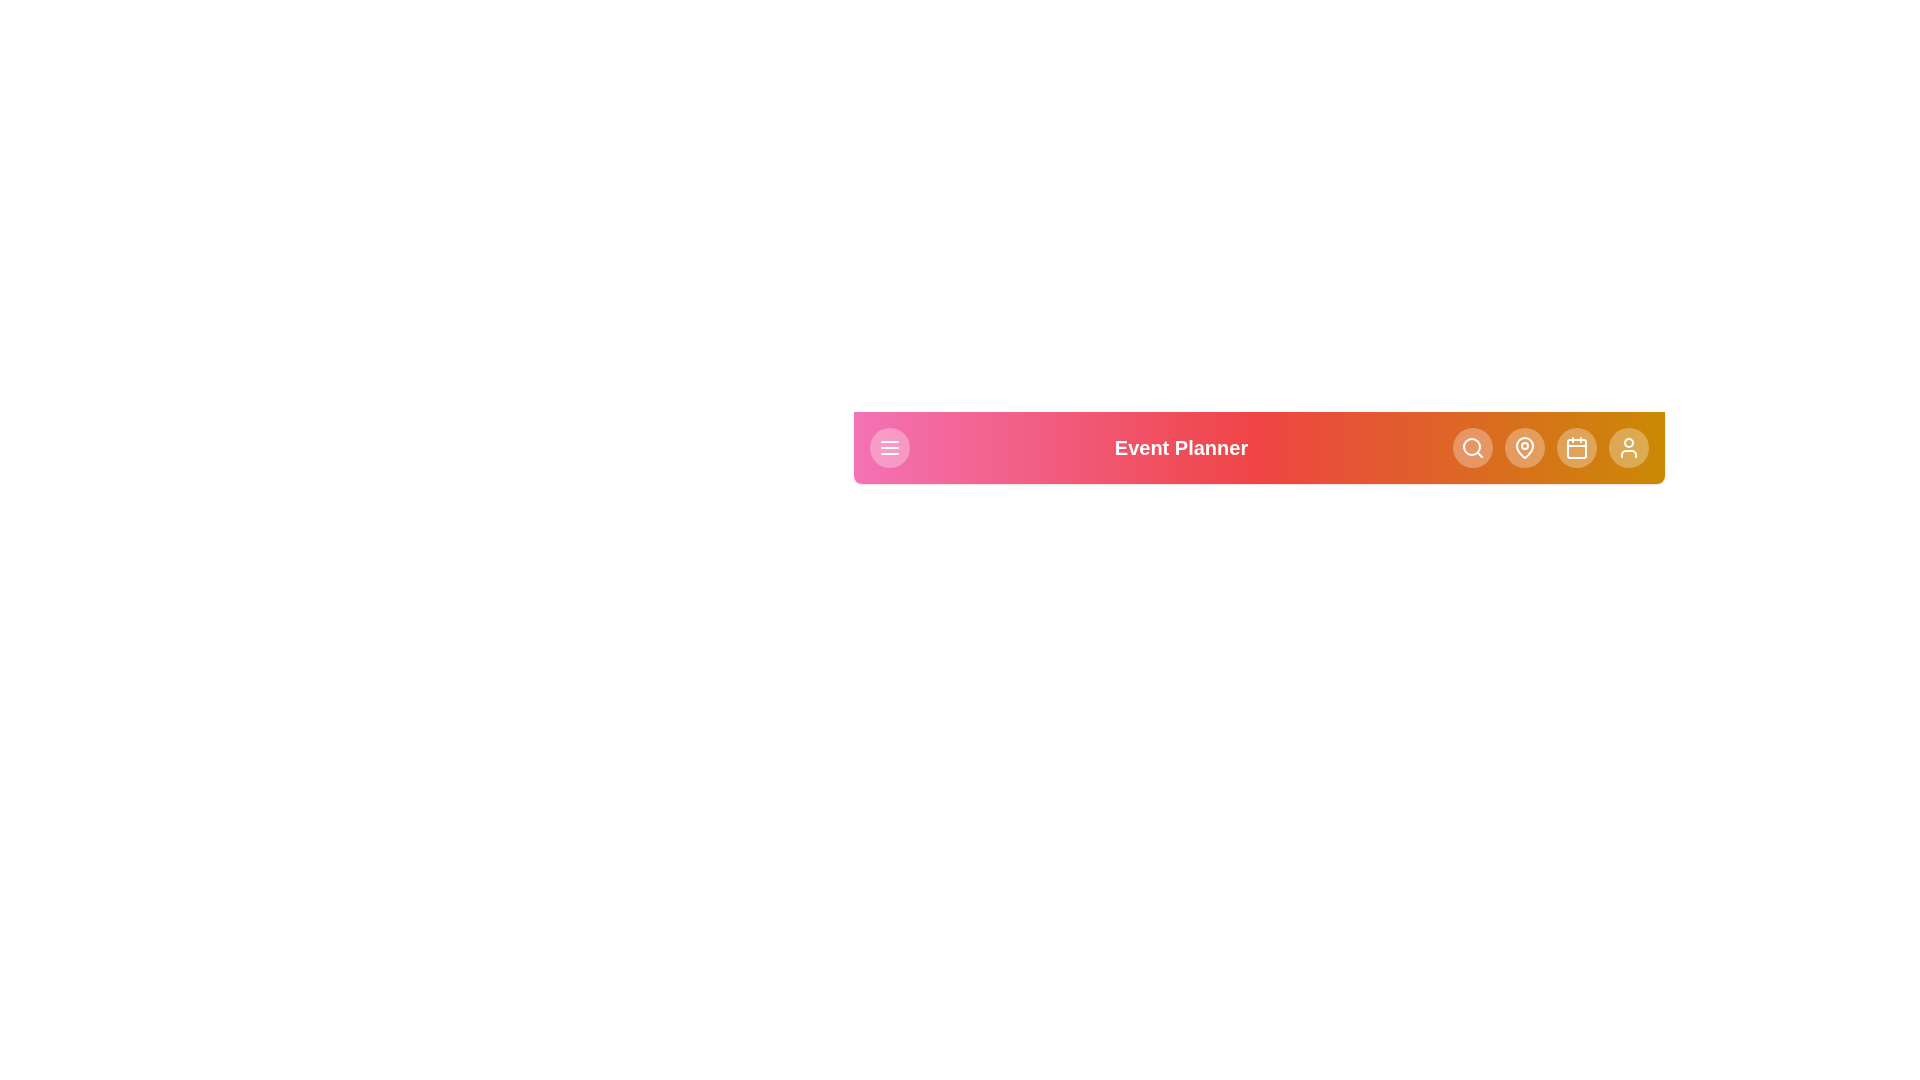 The height and width of the screenshot is (1080, 1920). Describe the element at coordinates (1575, 446) in the screenshot. I see `the 'Schedule' button to view the calendar` at that location.